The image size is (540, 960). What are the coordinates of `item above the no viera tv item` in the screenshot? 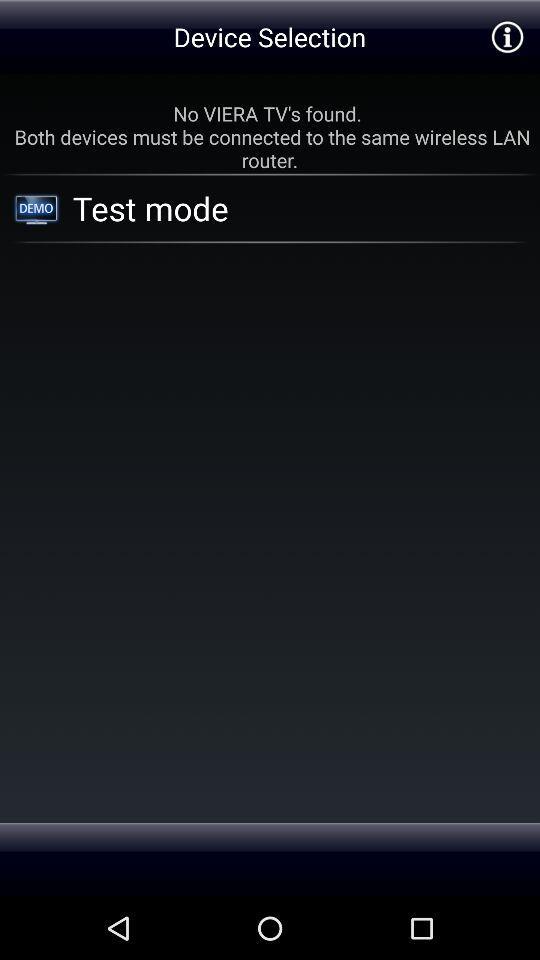 It's located at (507, 35).